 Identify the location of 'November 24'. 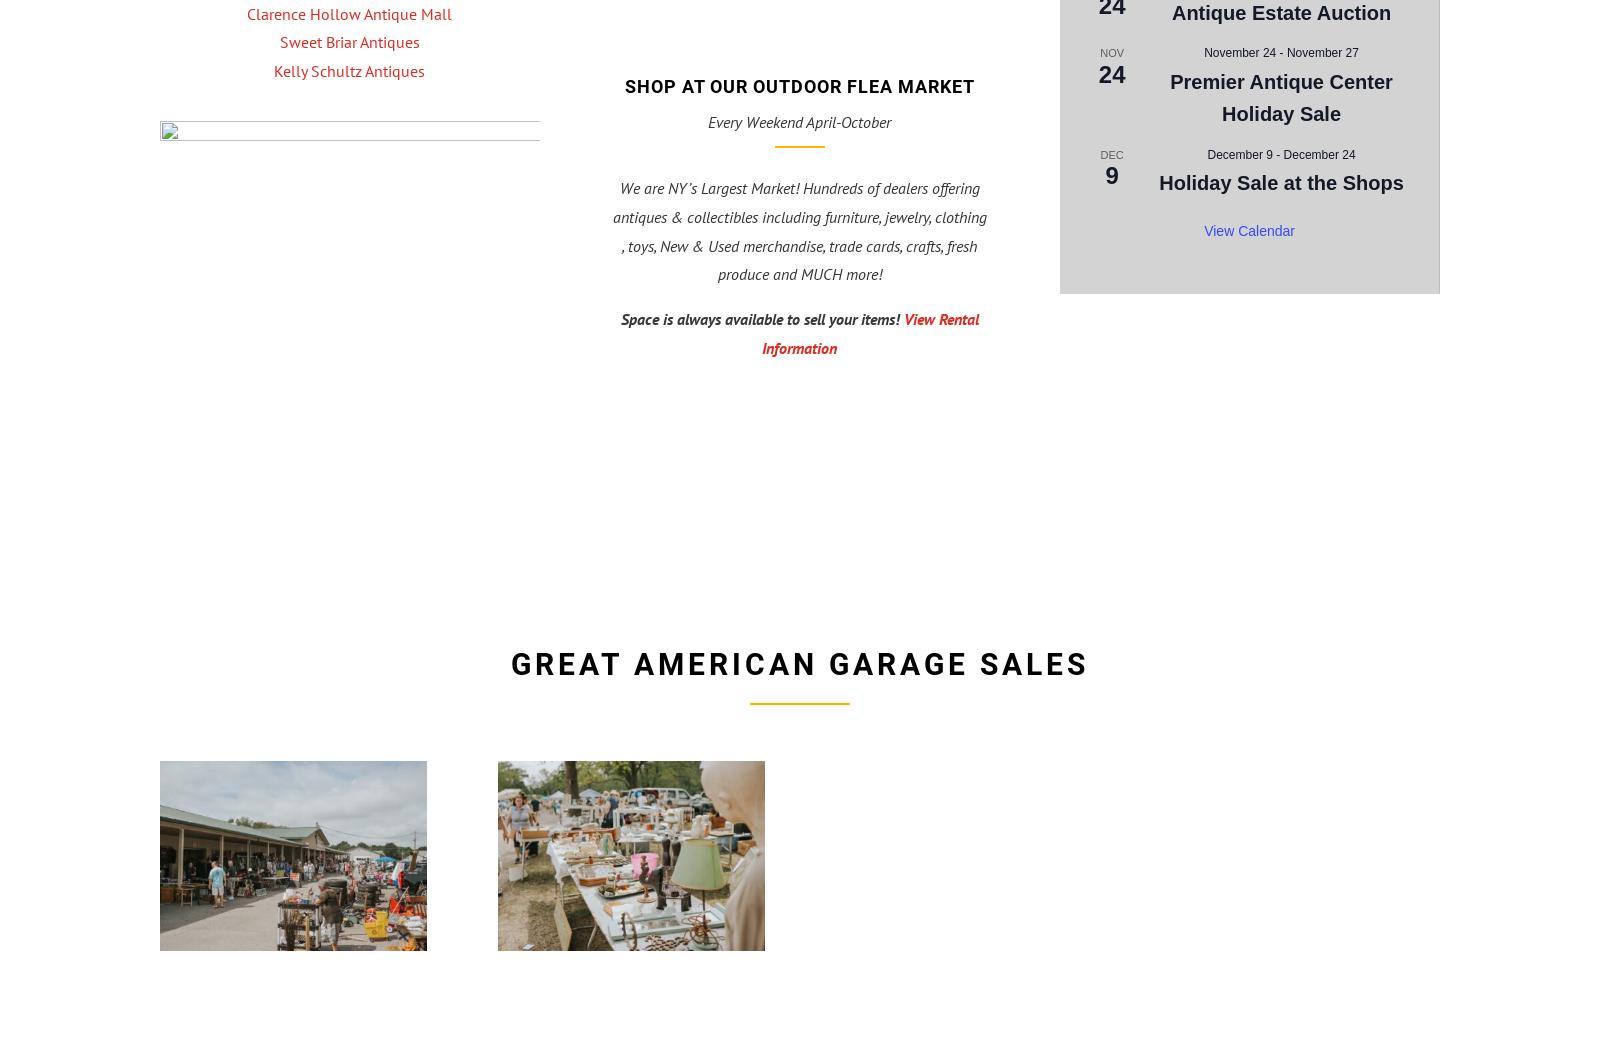
(1203, 52).